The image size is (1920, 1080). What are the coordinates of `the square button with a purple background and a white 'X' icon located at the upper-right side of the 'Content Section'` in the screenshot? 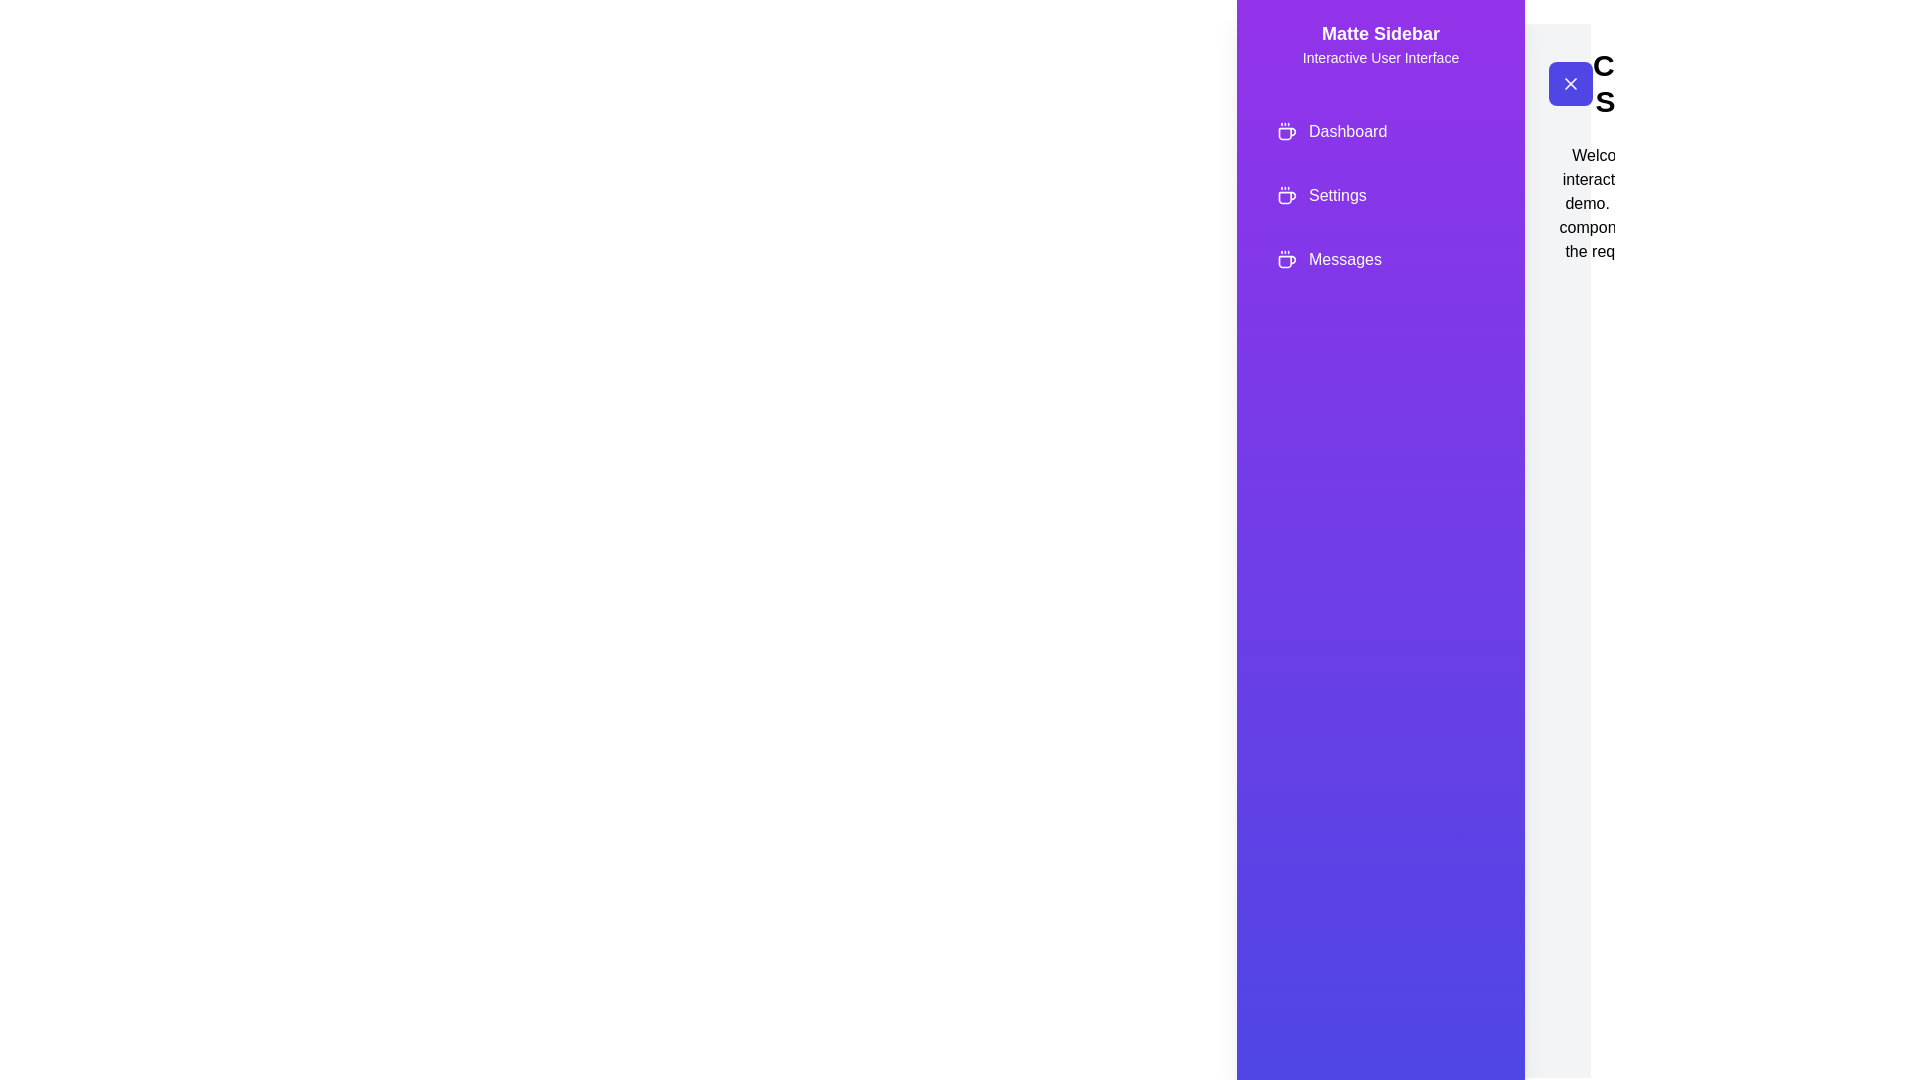 It's located at (1569, 83).